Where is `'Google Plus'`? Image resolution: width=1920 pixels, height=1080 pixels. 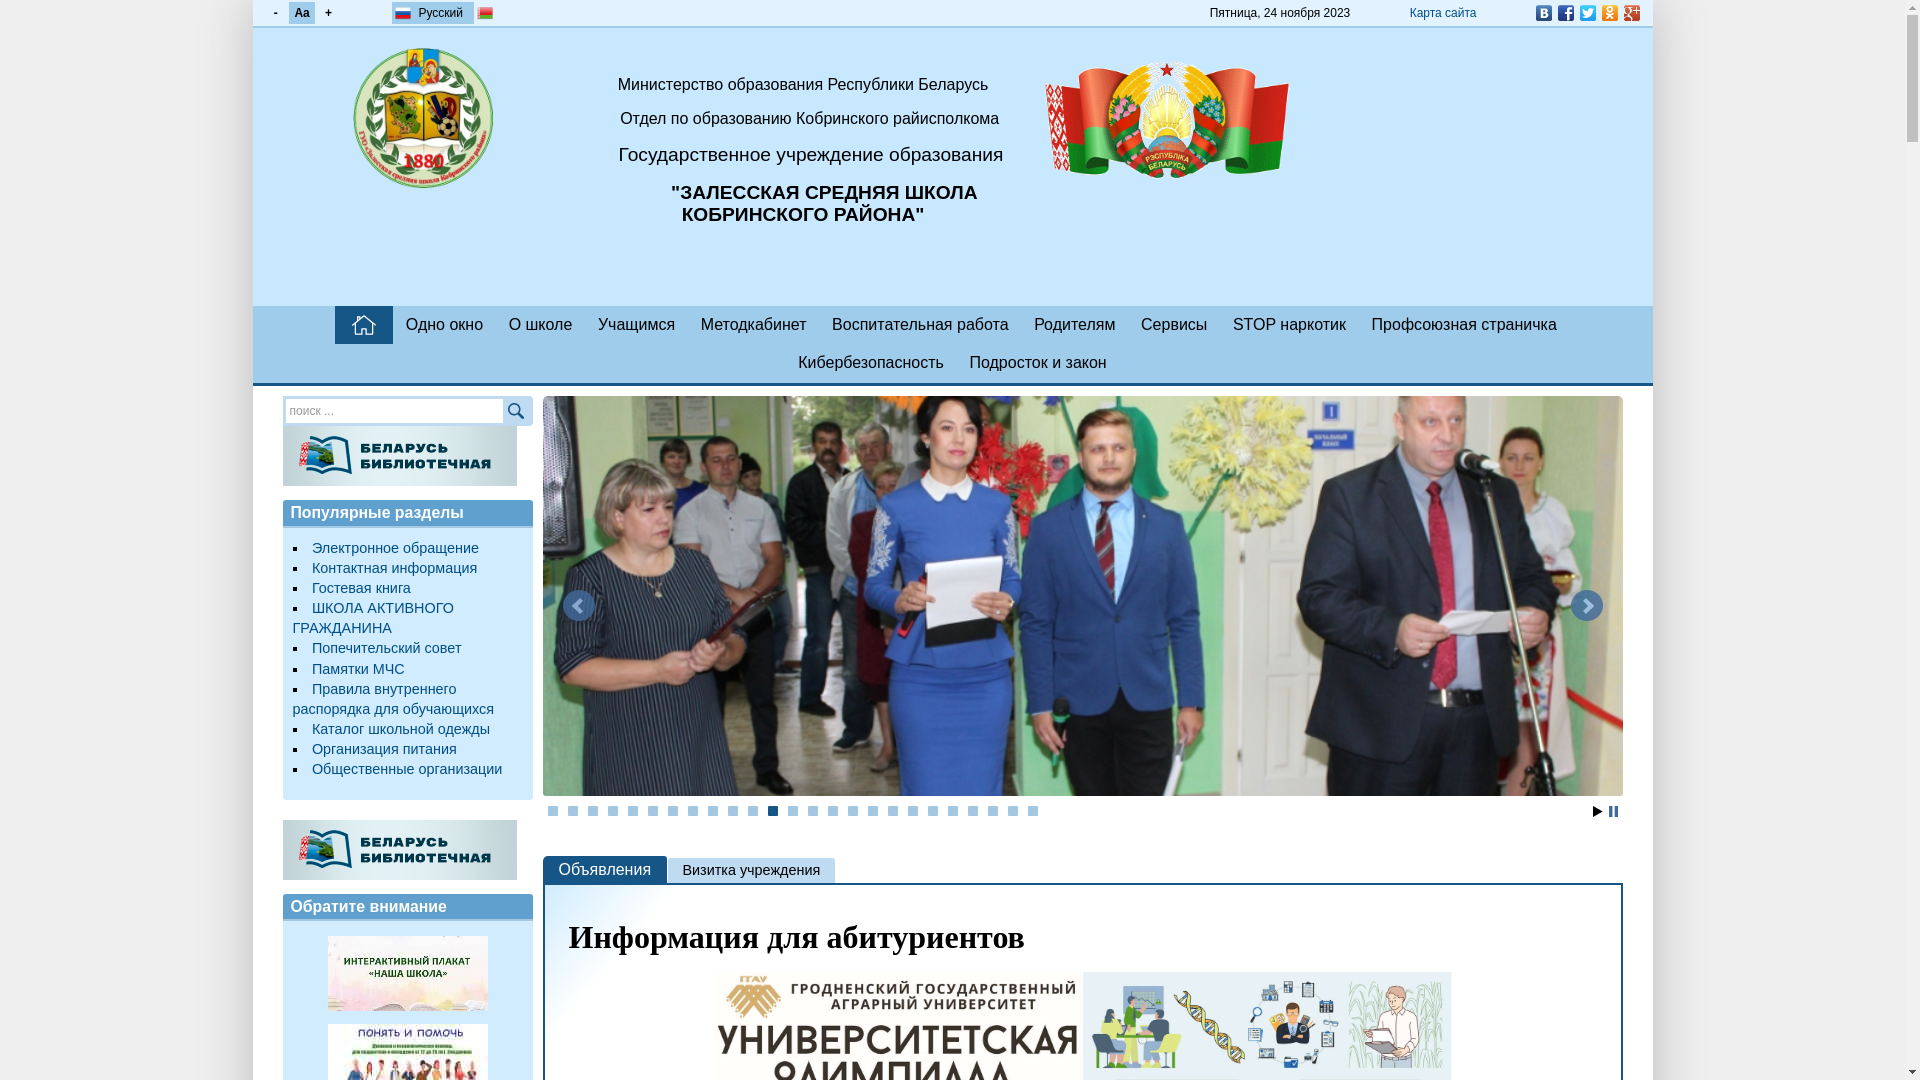
'Google Plus' is located at coordinates (1631, 12).